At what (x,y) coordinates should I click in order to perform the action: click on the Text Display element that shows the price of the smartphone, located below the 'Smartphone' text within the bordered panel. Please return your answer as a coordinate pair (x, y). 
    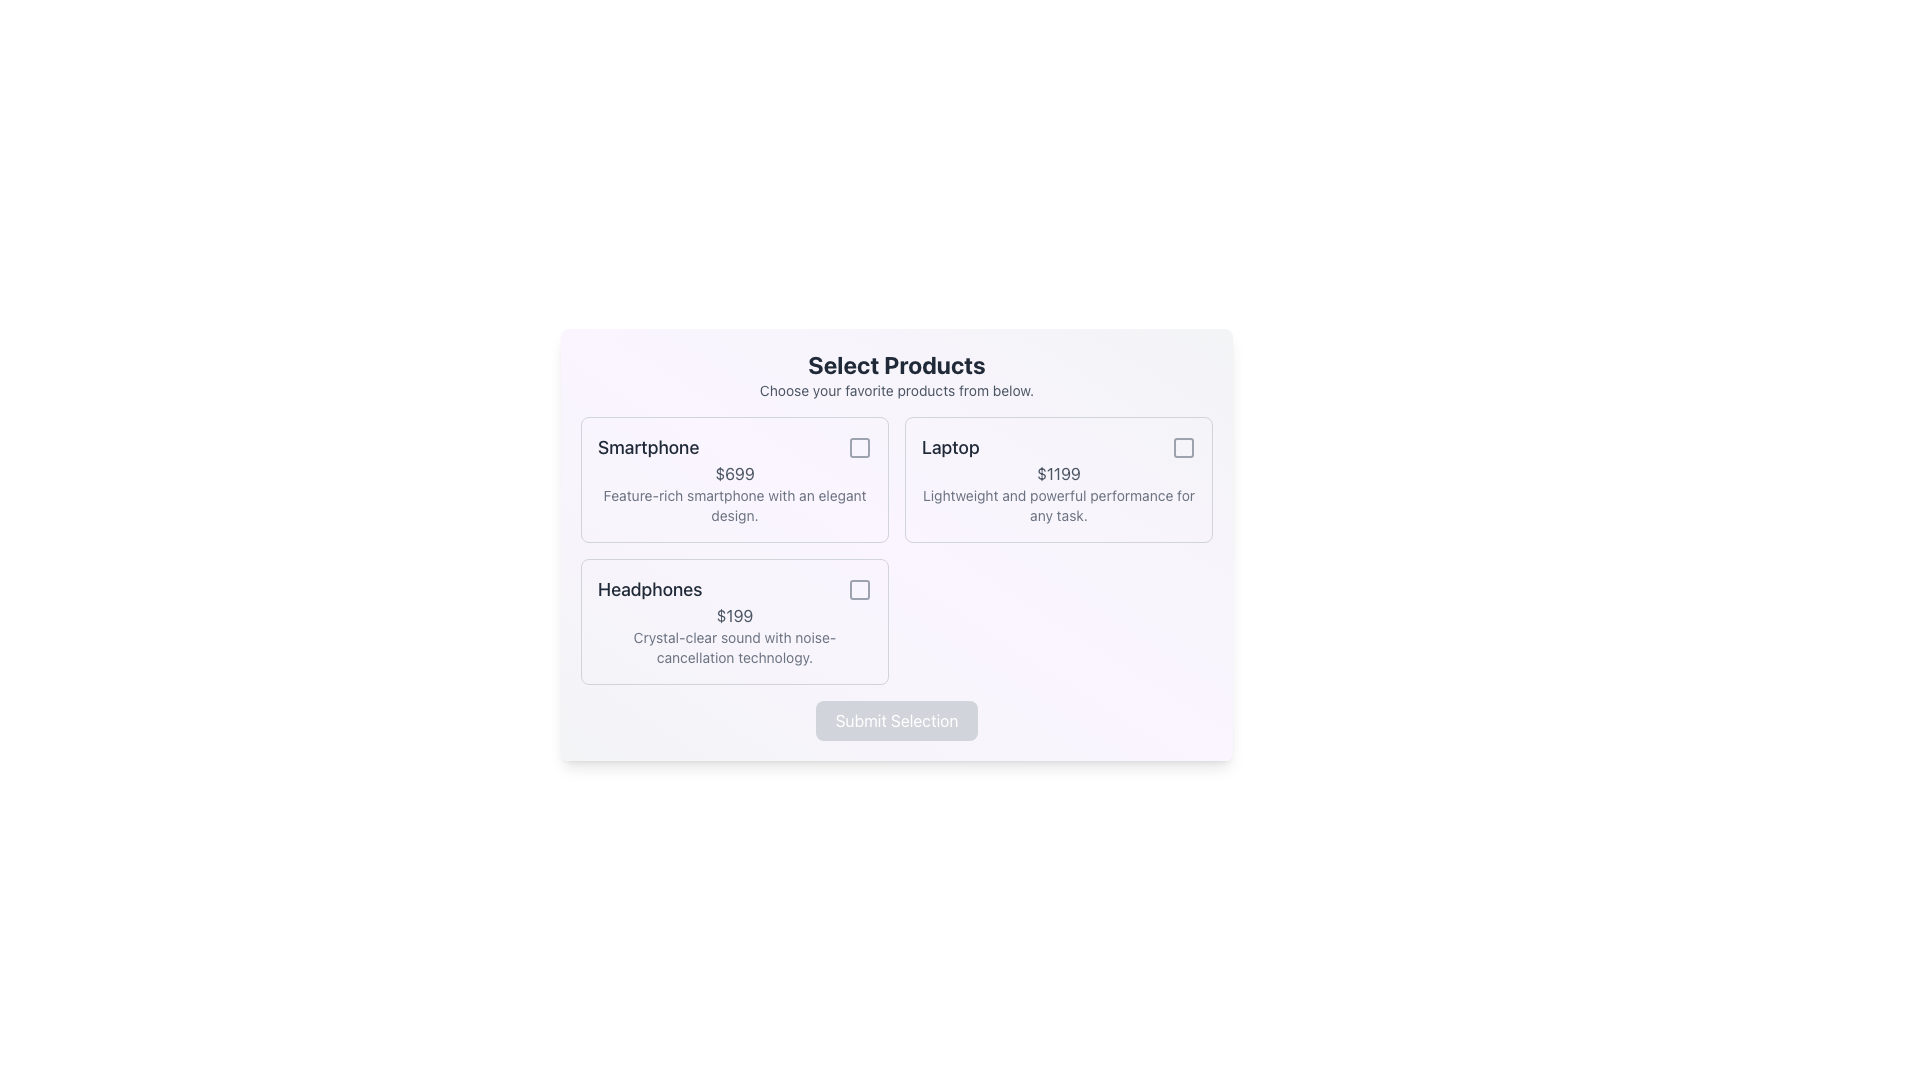
    Looking at the image, I should click on (733, 474).